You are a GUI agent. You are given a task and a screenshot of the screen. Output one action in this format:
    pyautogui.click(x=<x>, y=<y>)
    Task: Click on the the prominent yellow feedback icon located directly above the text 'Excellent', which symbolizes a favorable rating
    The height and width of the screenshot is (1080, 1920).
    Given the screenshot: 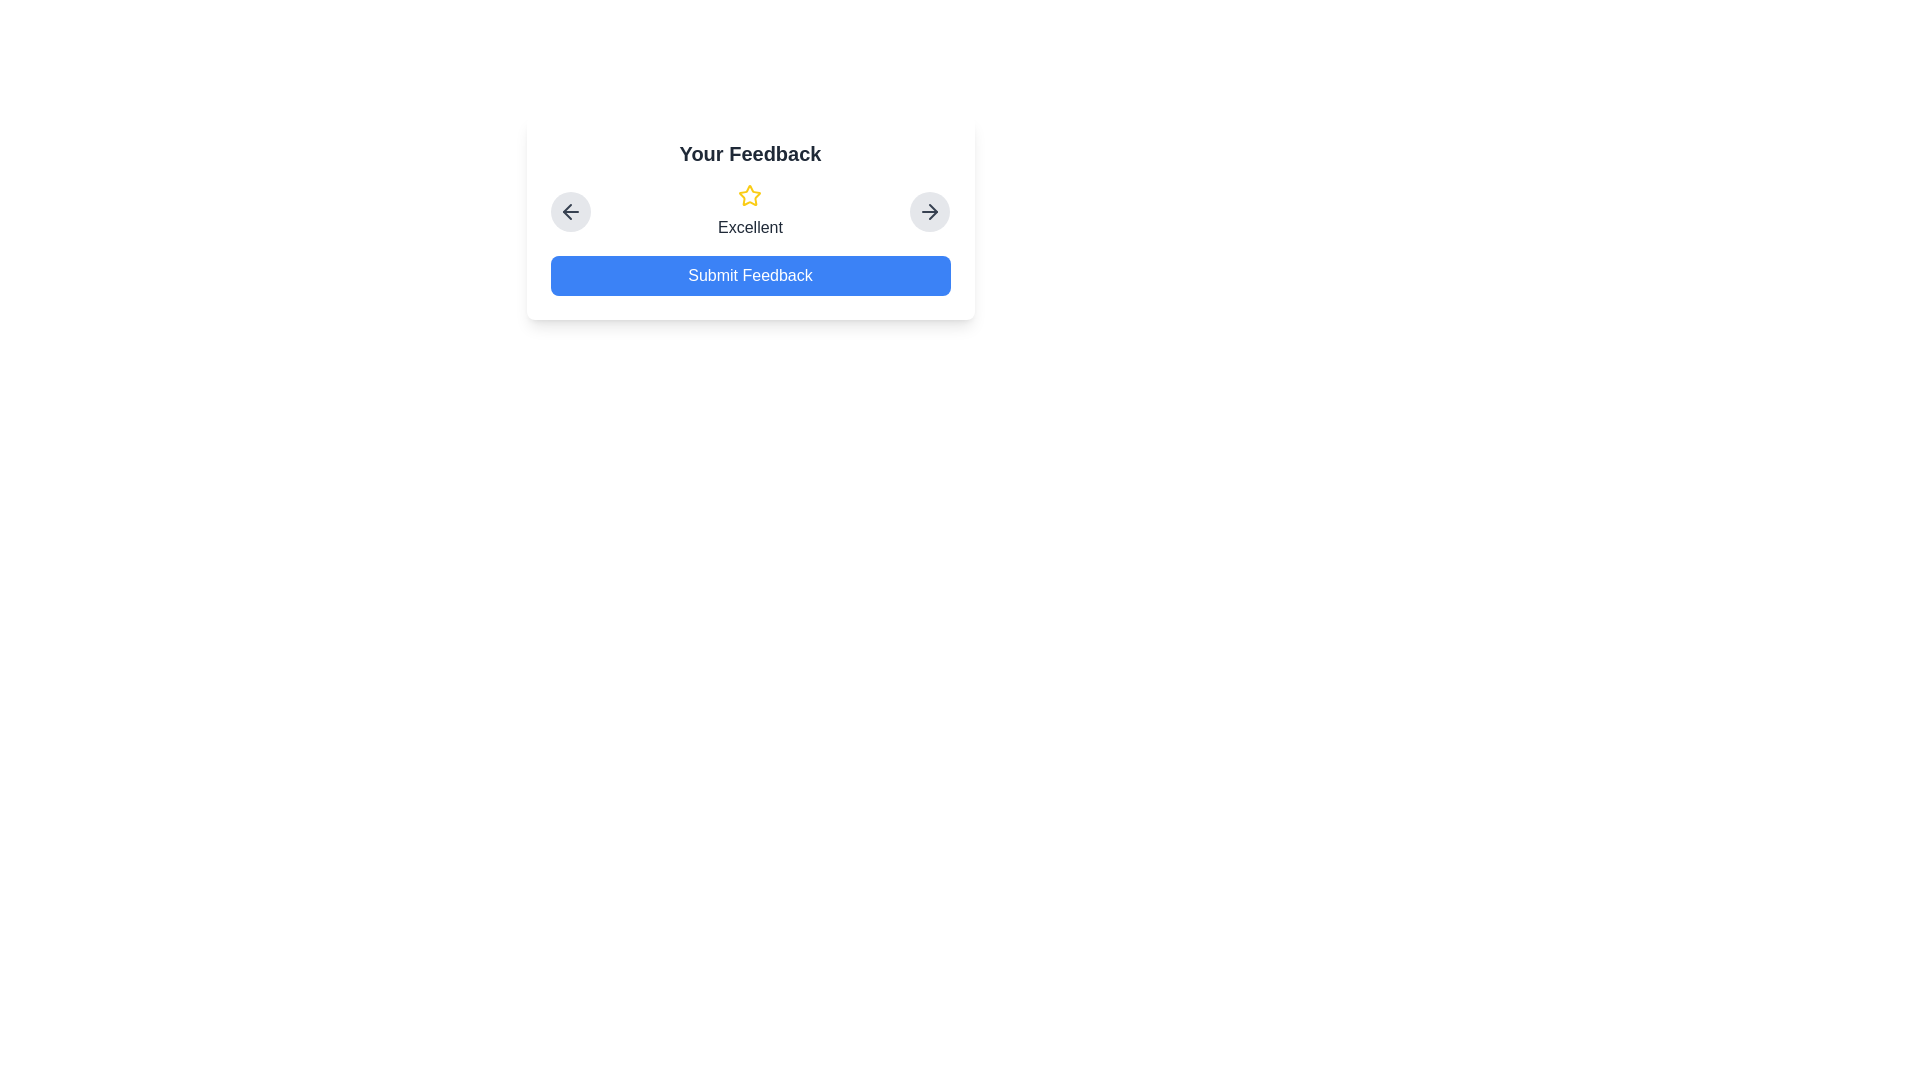 What is the action you would take?
    pyautogui.click(x=749, y=196)
    